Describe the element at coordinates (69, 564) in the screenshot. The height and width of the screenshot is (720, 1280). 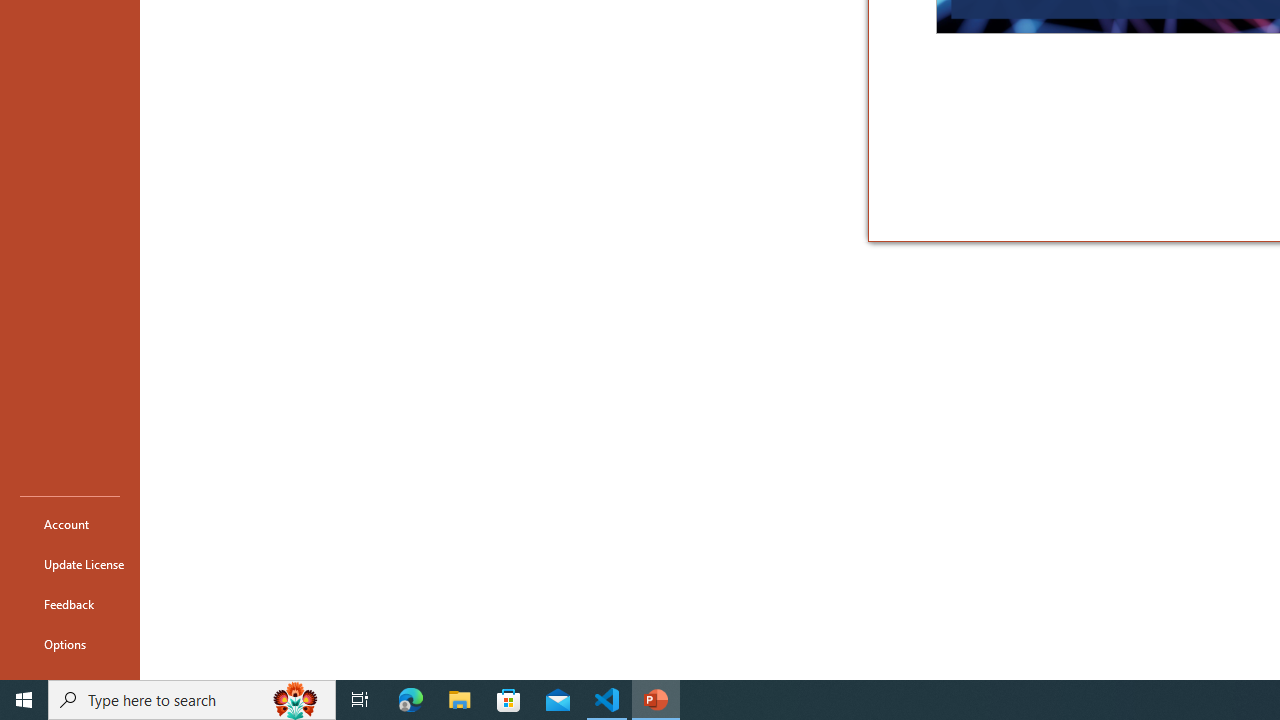
I see `'Update License'` at that location.